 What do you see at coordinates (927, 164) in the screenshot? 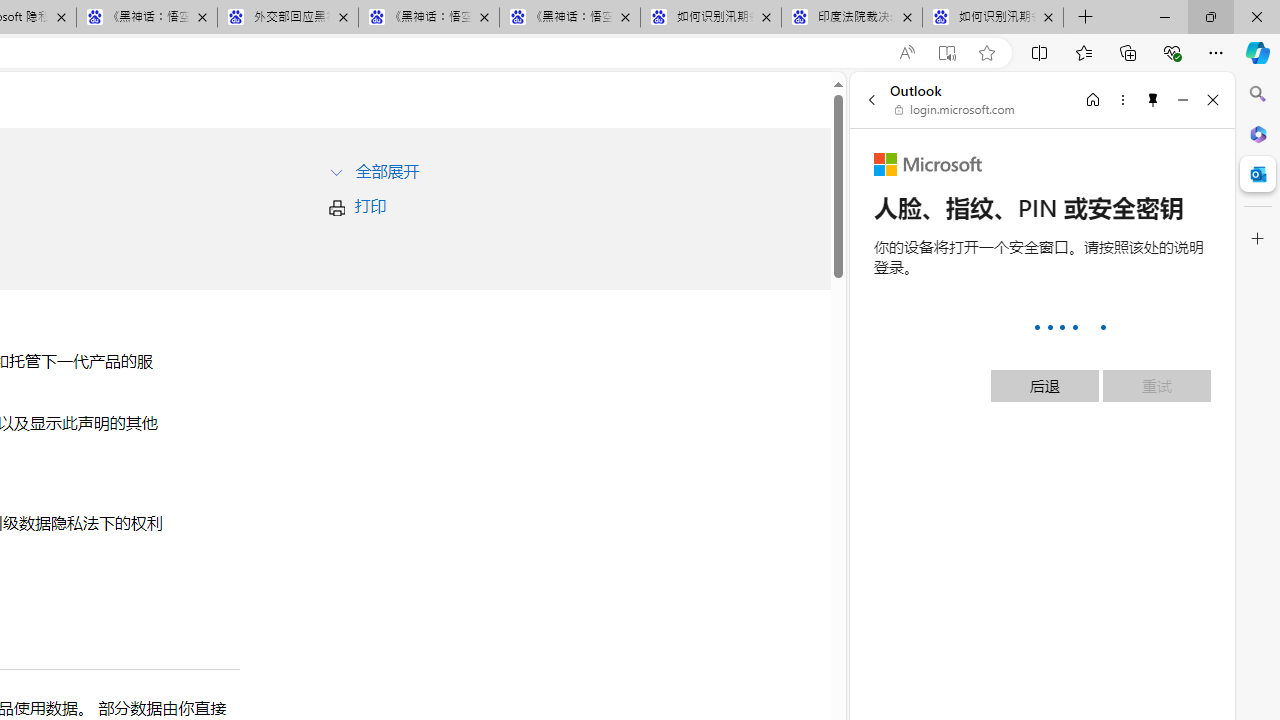
I see `'Microsoft'` at bounding box center [927, 164].